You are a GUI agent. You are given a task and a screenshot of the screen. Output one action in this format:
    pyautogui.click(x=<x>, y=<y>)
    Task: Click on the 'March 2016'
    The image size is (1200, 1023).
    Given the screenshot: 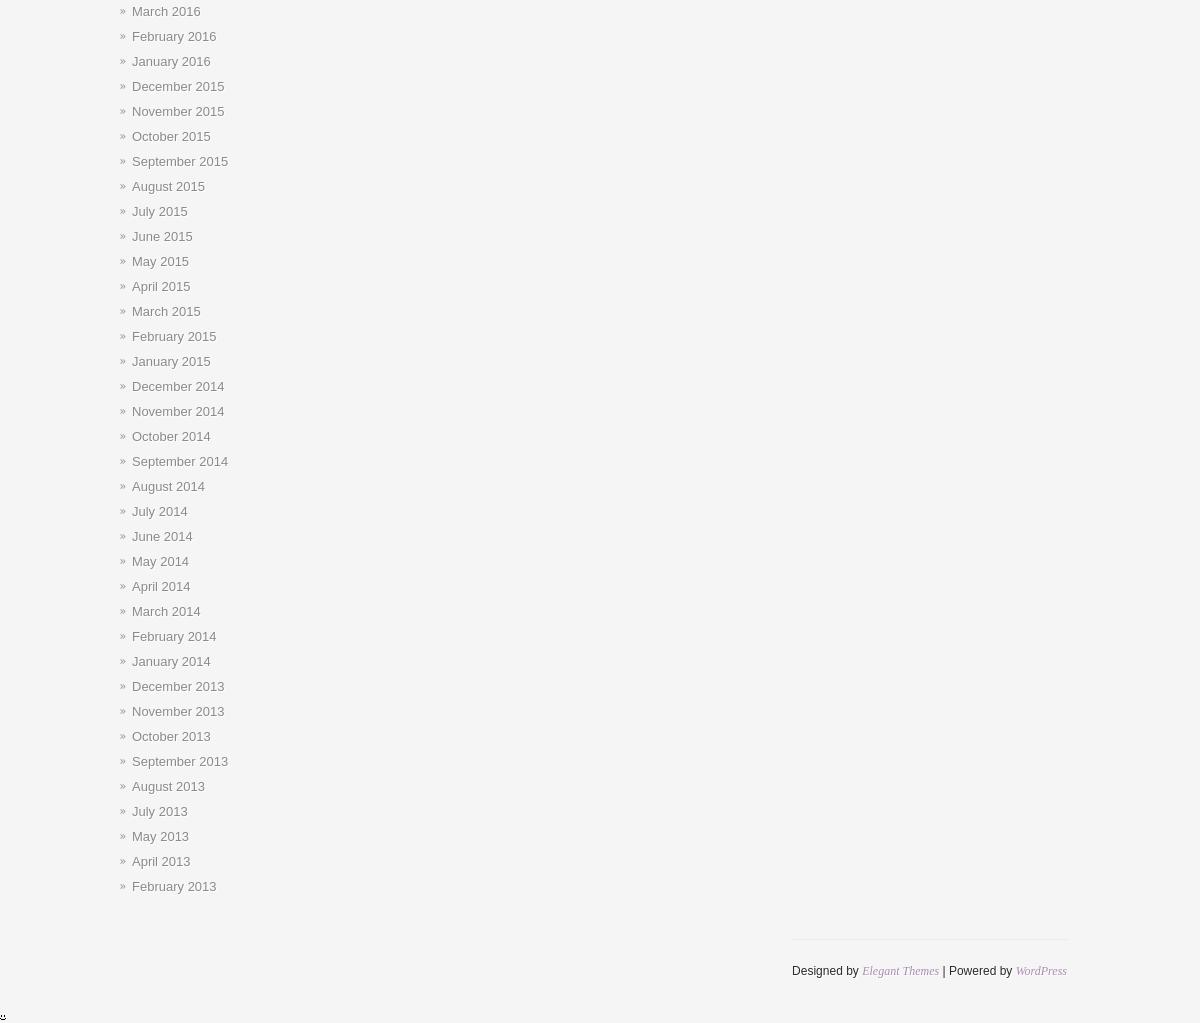 What is the action you would take?
    pyautogui.click(x=164, y=11)
    